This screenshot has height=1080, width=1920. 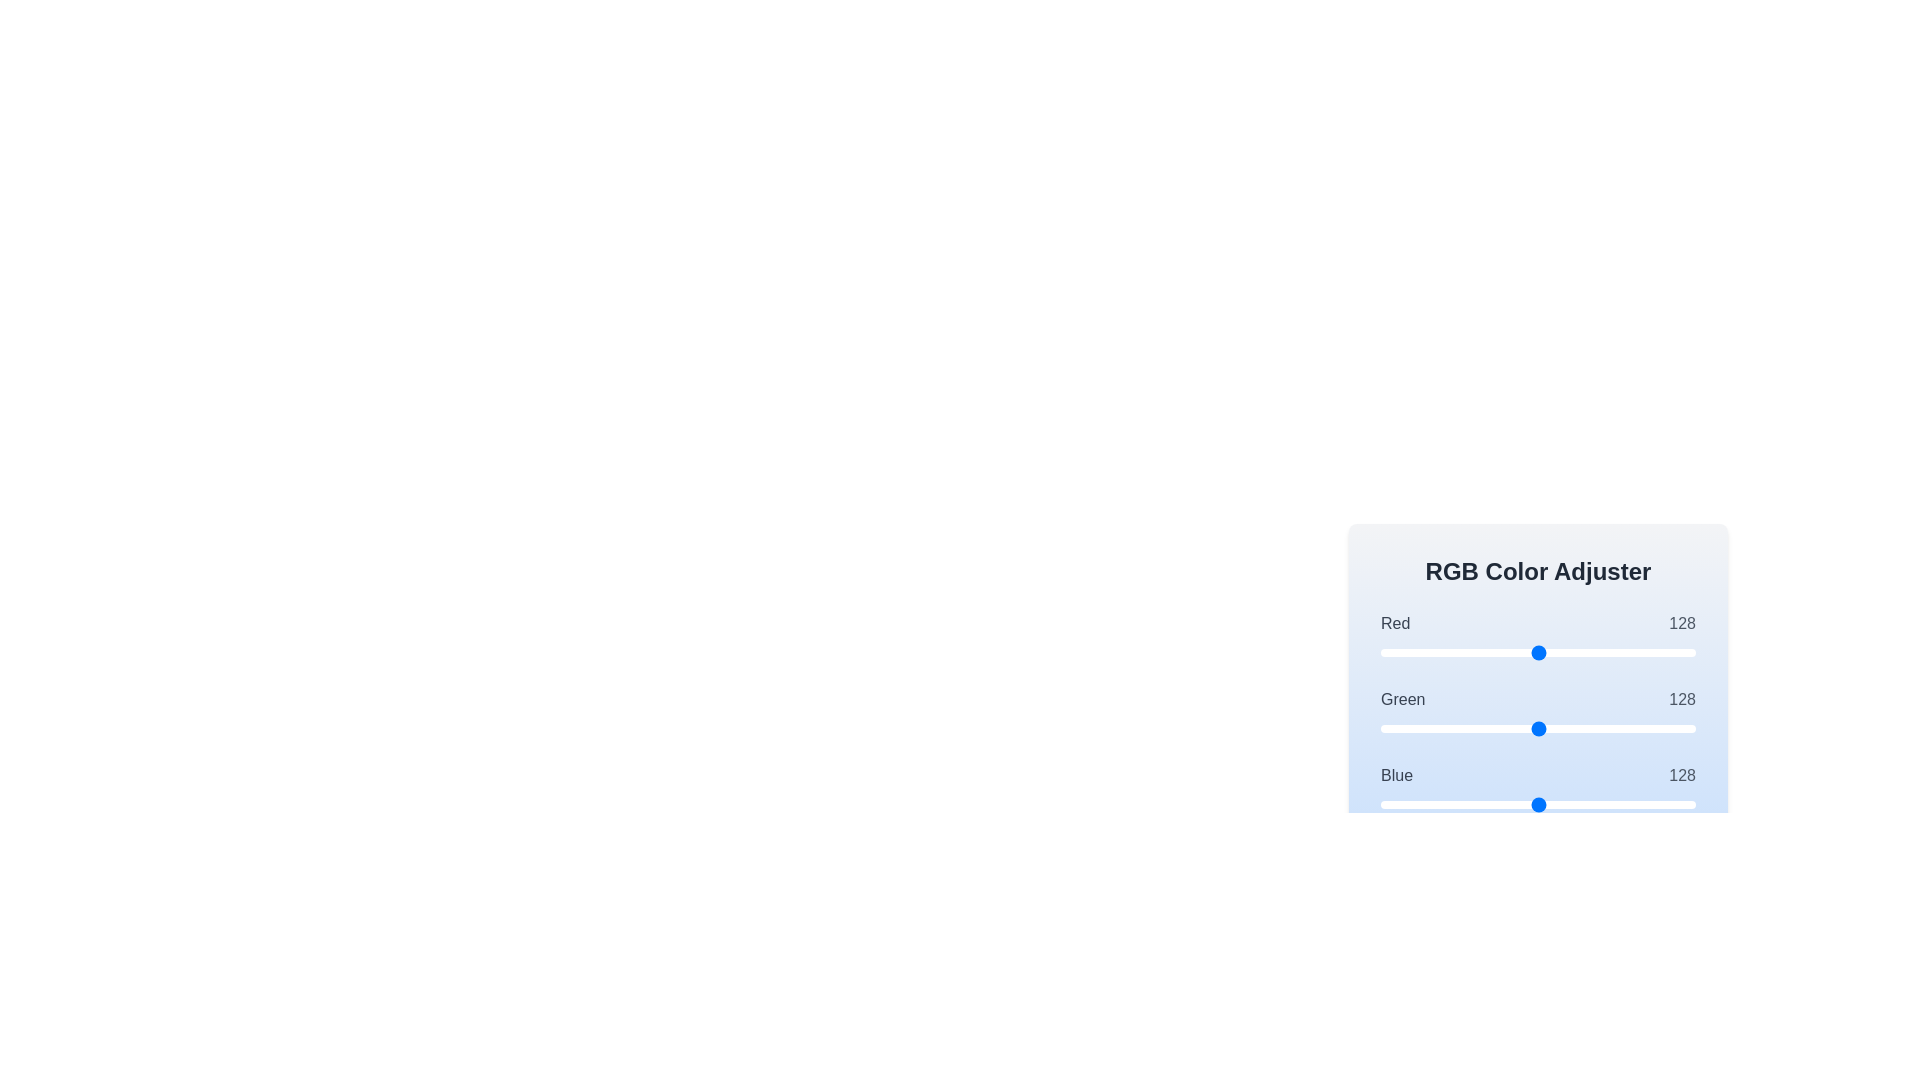 I want to click on the blue color slider to set its value to 129, so click(x=1539, y=804).